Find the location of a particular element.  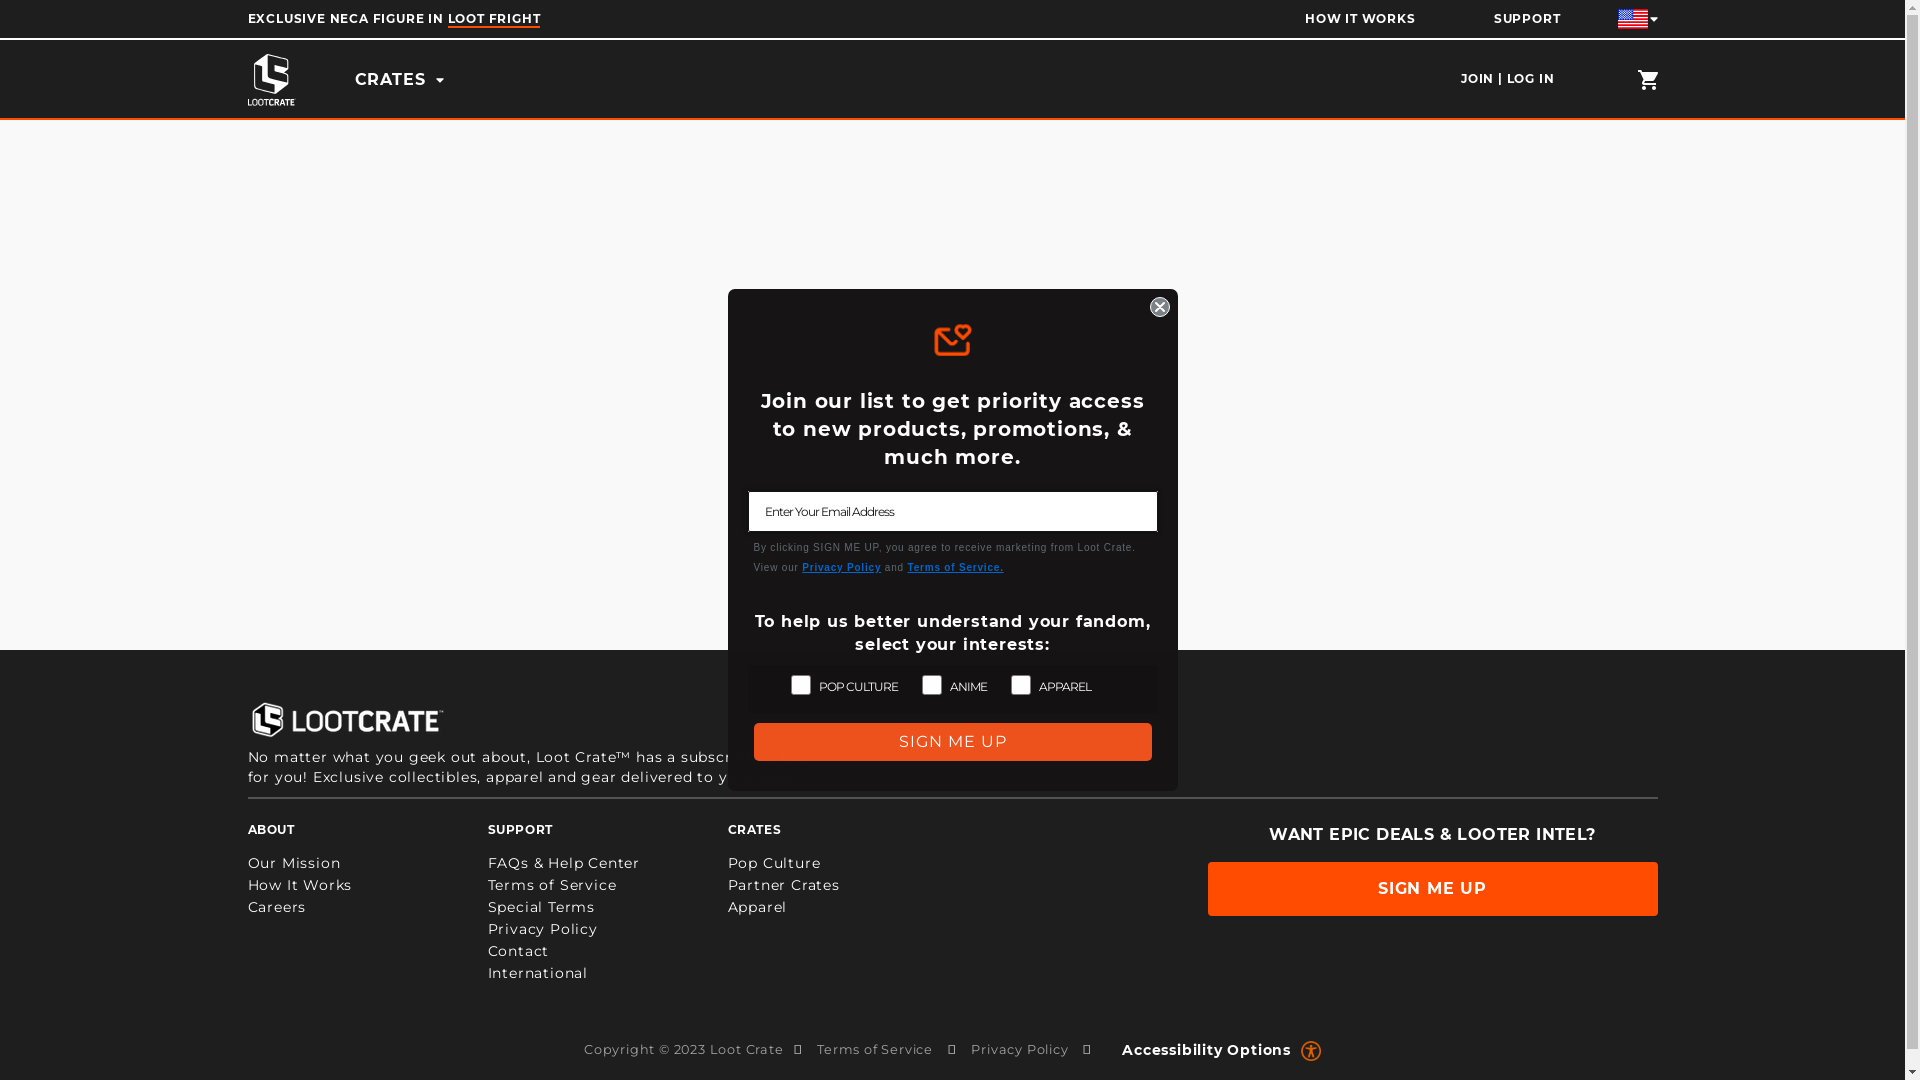

'Terms of Service.' is located at coordinates (954, 566).